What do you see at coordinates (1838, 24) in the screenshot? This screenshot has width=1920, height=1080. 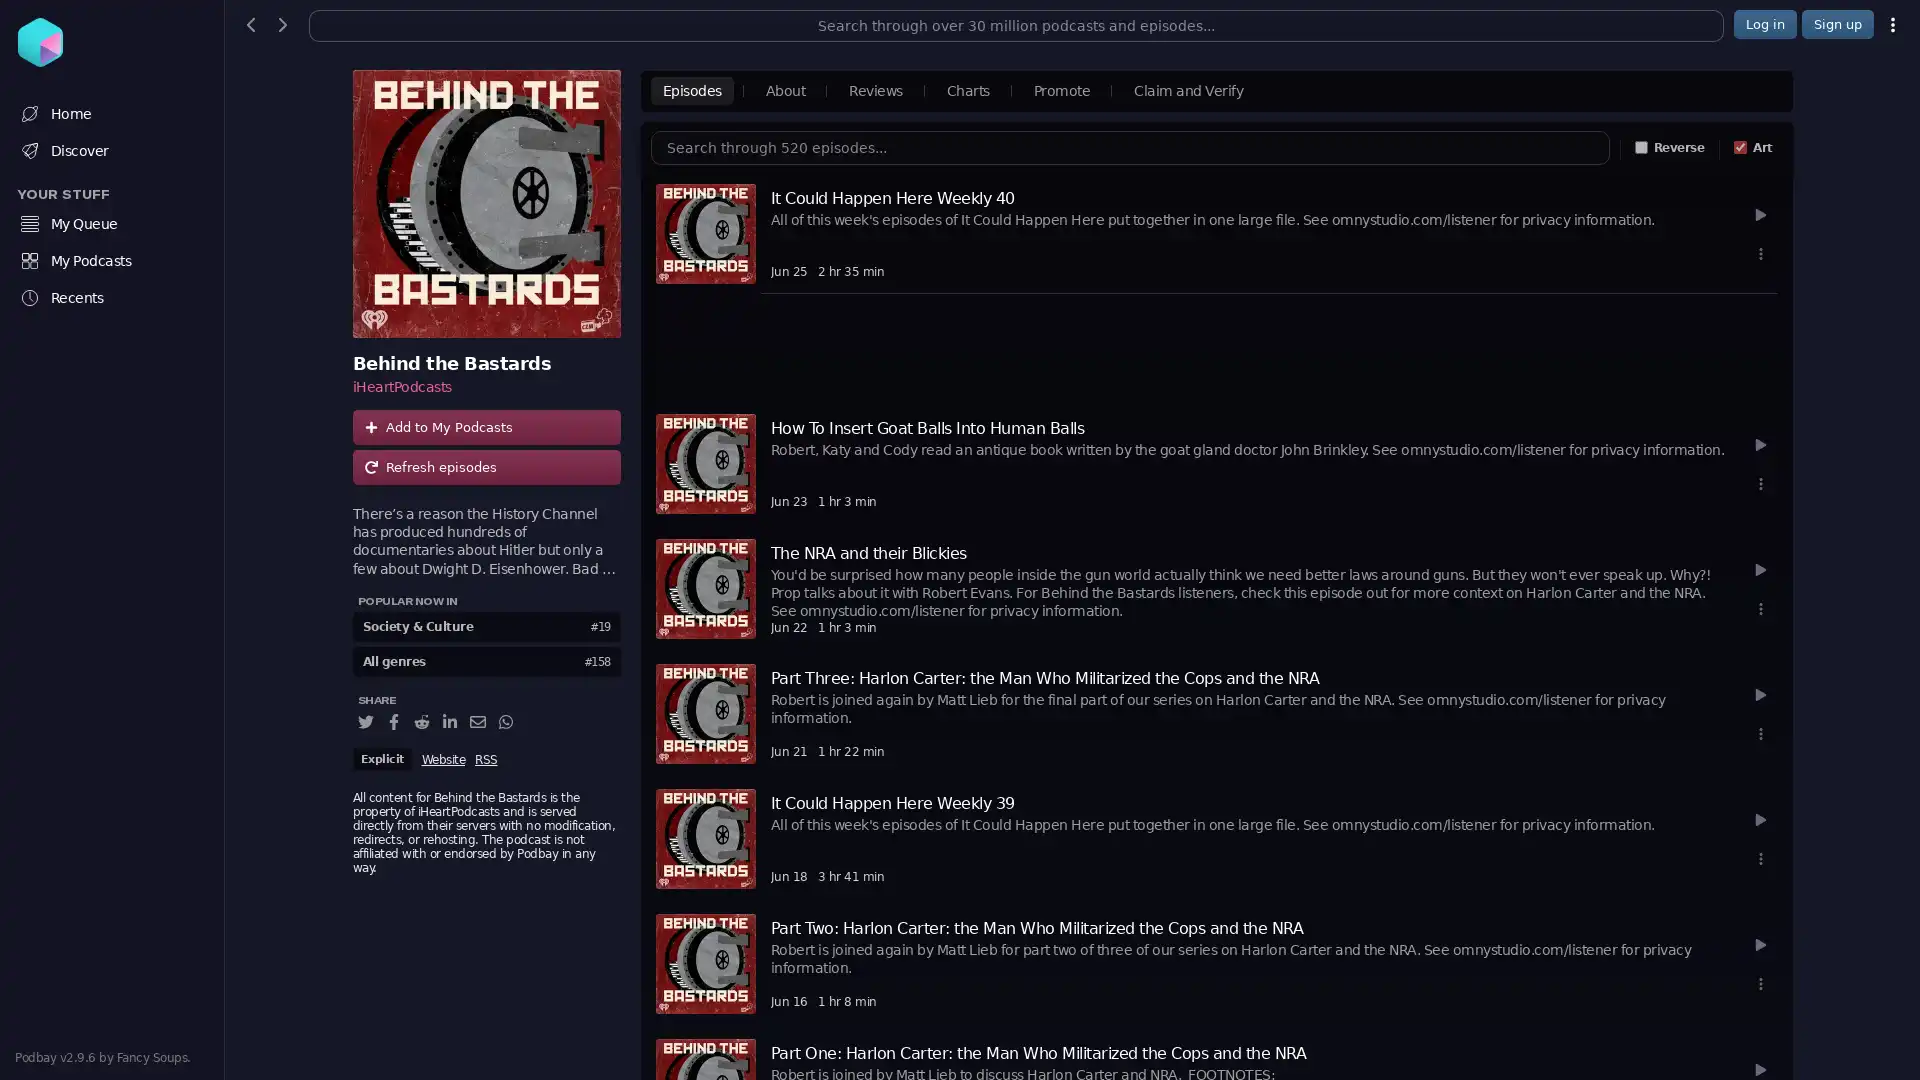 I see `Sign up` at bounding box center [1838, 24].